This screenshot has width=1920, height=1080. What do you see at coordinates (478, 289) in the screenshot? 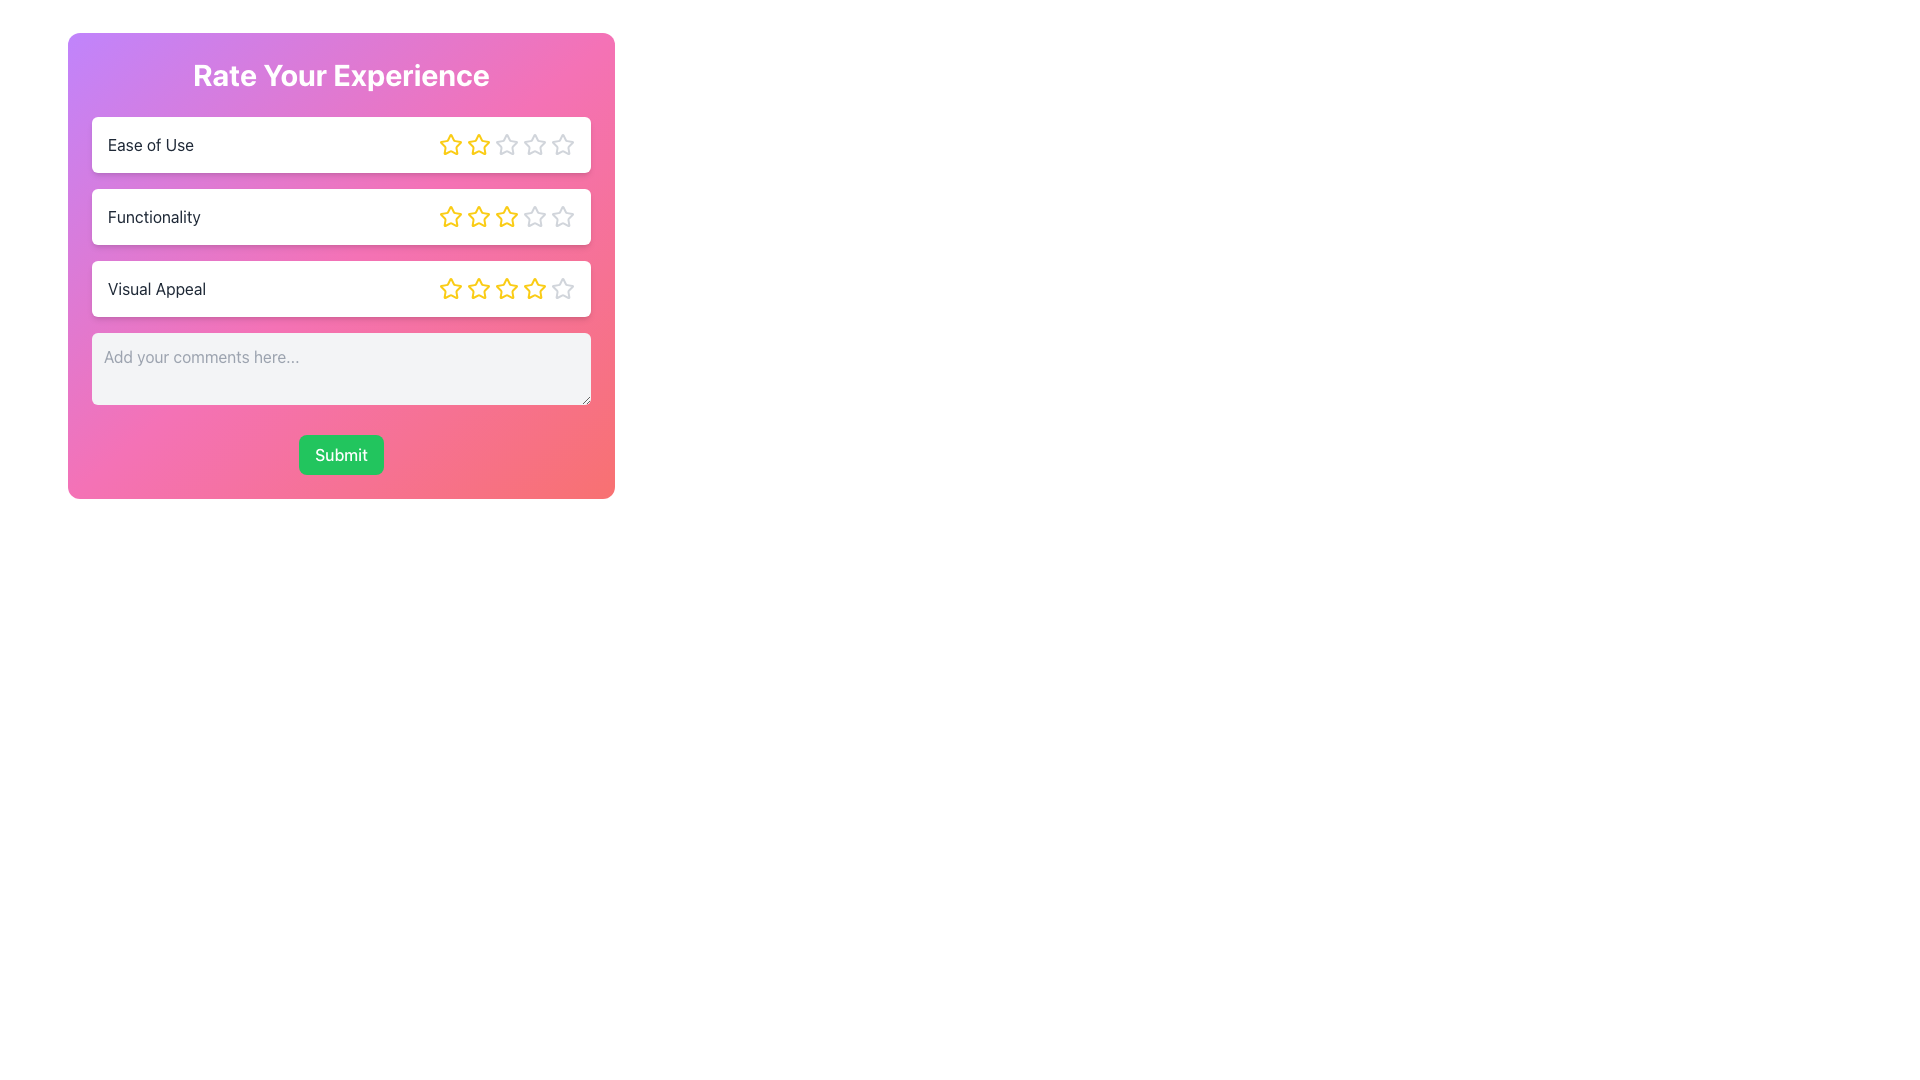
I see `the third interactive star icon in the rating row under the 'Visual Appeal' category to observe hover effects` at bounding box center [478, 289].